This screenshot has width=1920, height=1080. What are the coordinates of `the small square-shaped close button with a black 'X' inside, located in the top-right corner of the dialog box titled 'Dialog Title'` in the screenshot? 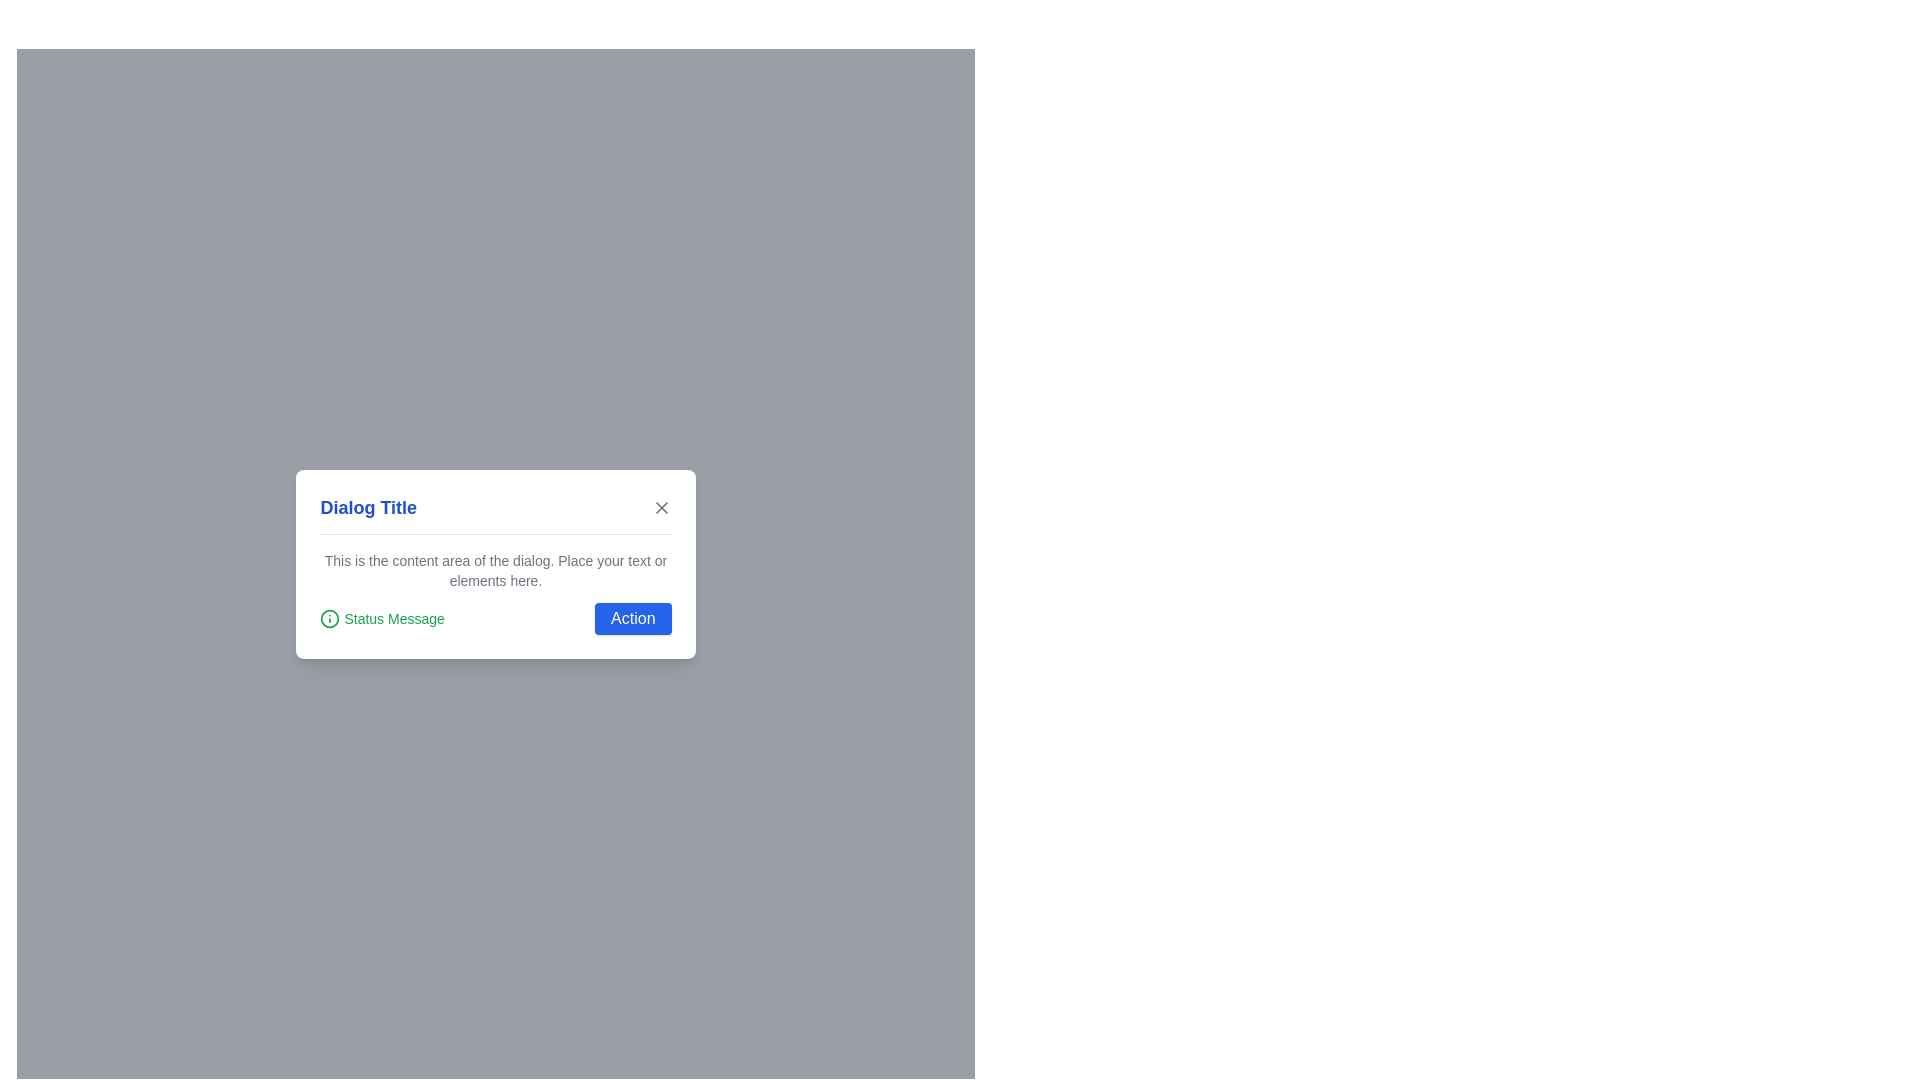 It's located at (661, 506).